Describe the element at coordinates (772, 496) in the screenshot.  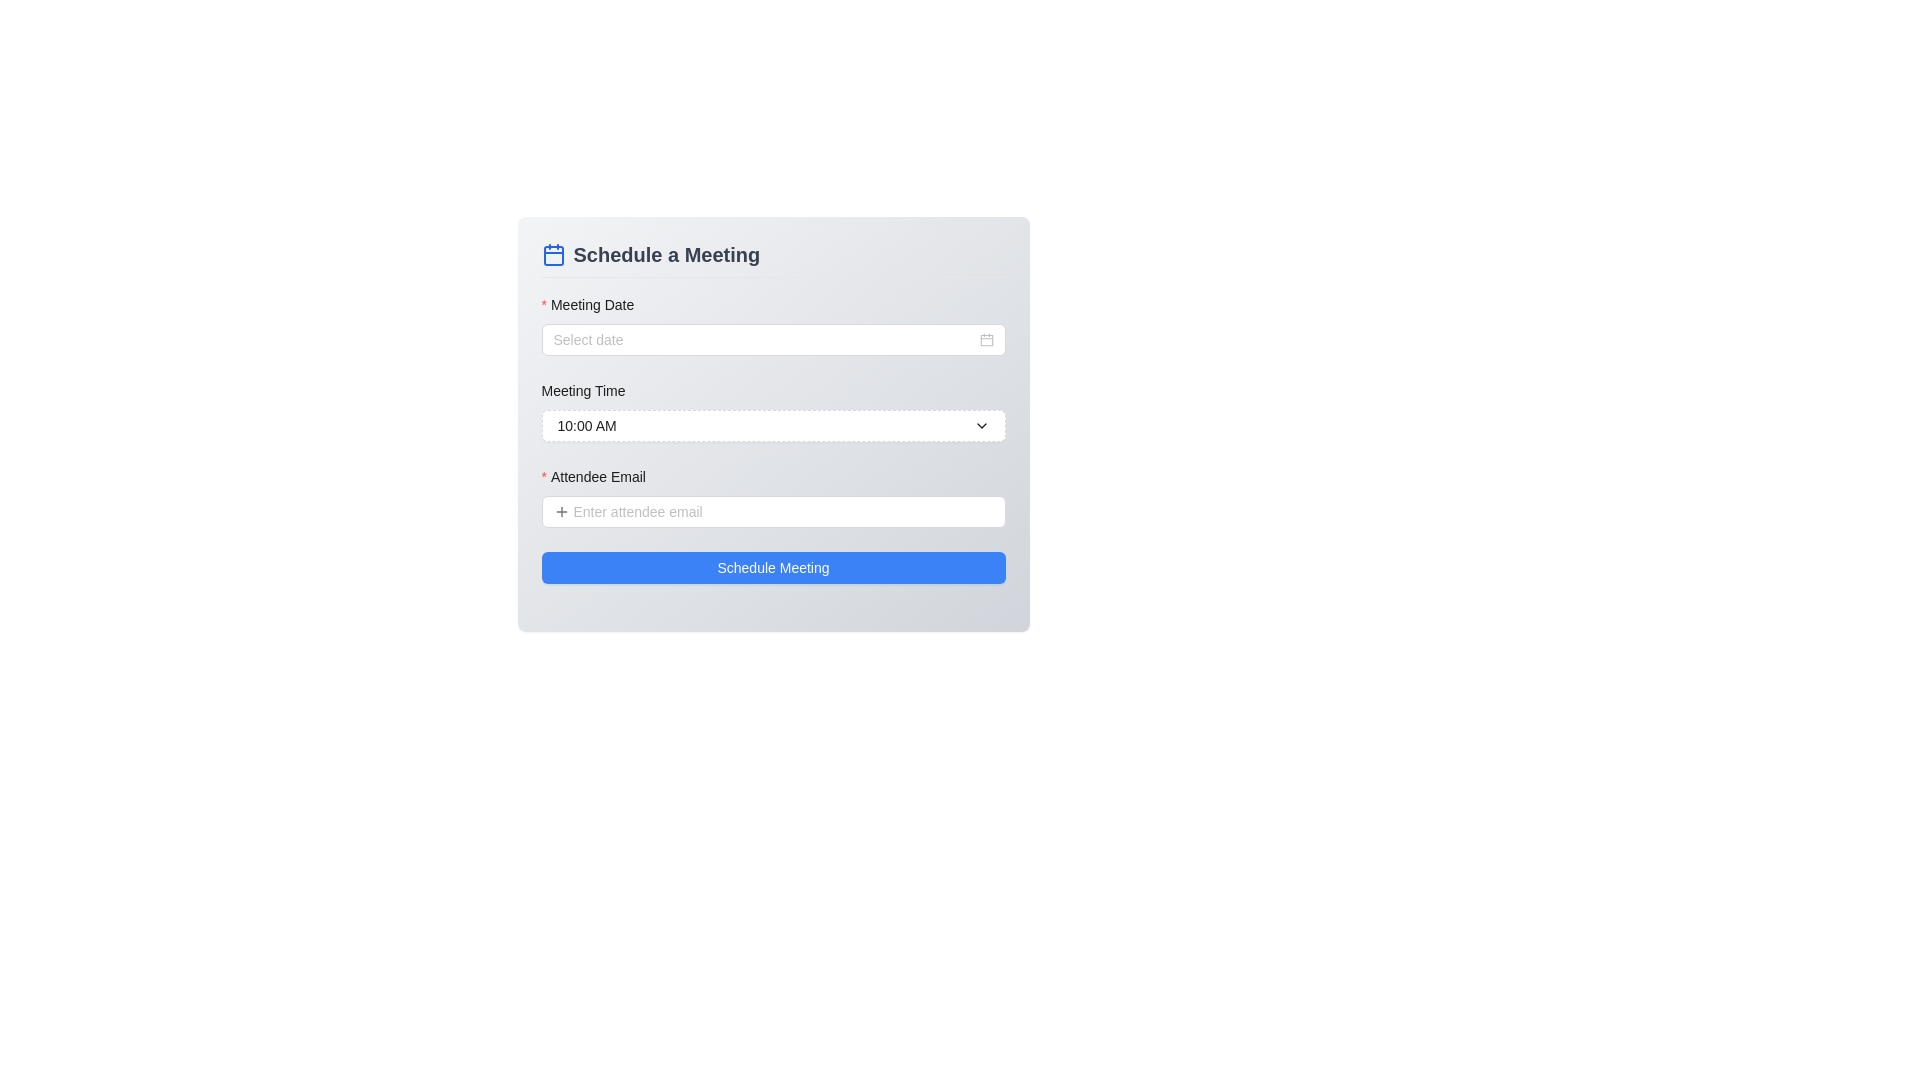
I see `the 'Attendee Email' input field located below the 'Meeting Time' section` at that location.